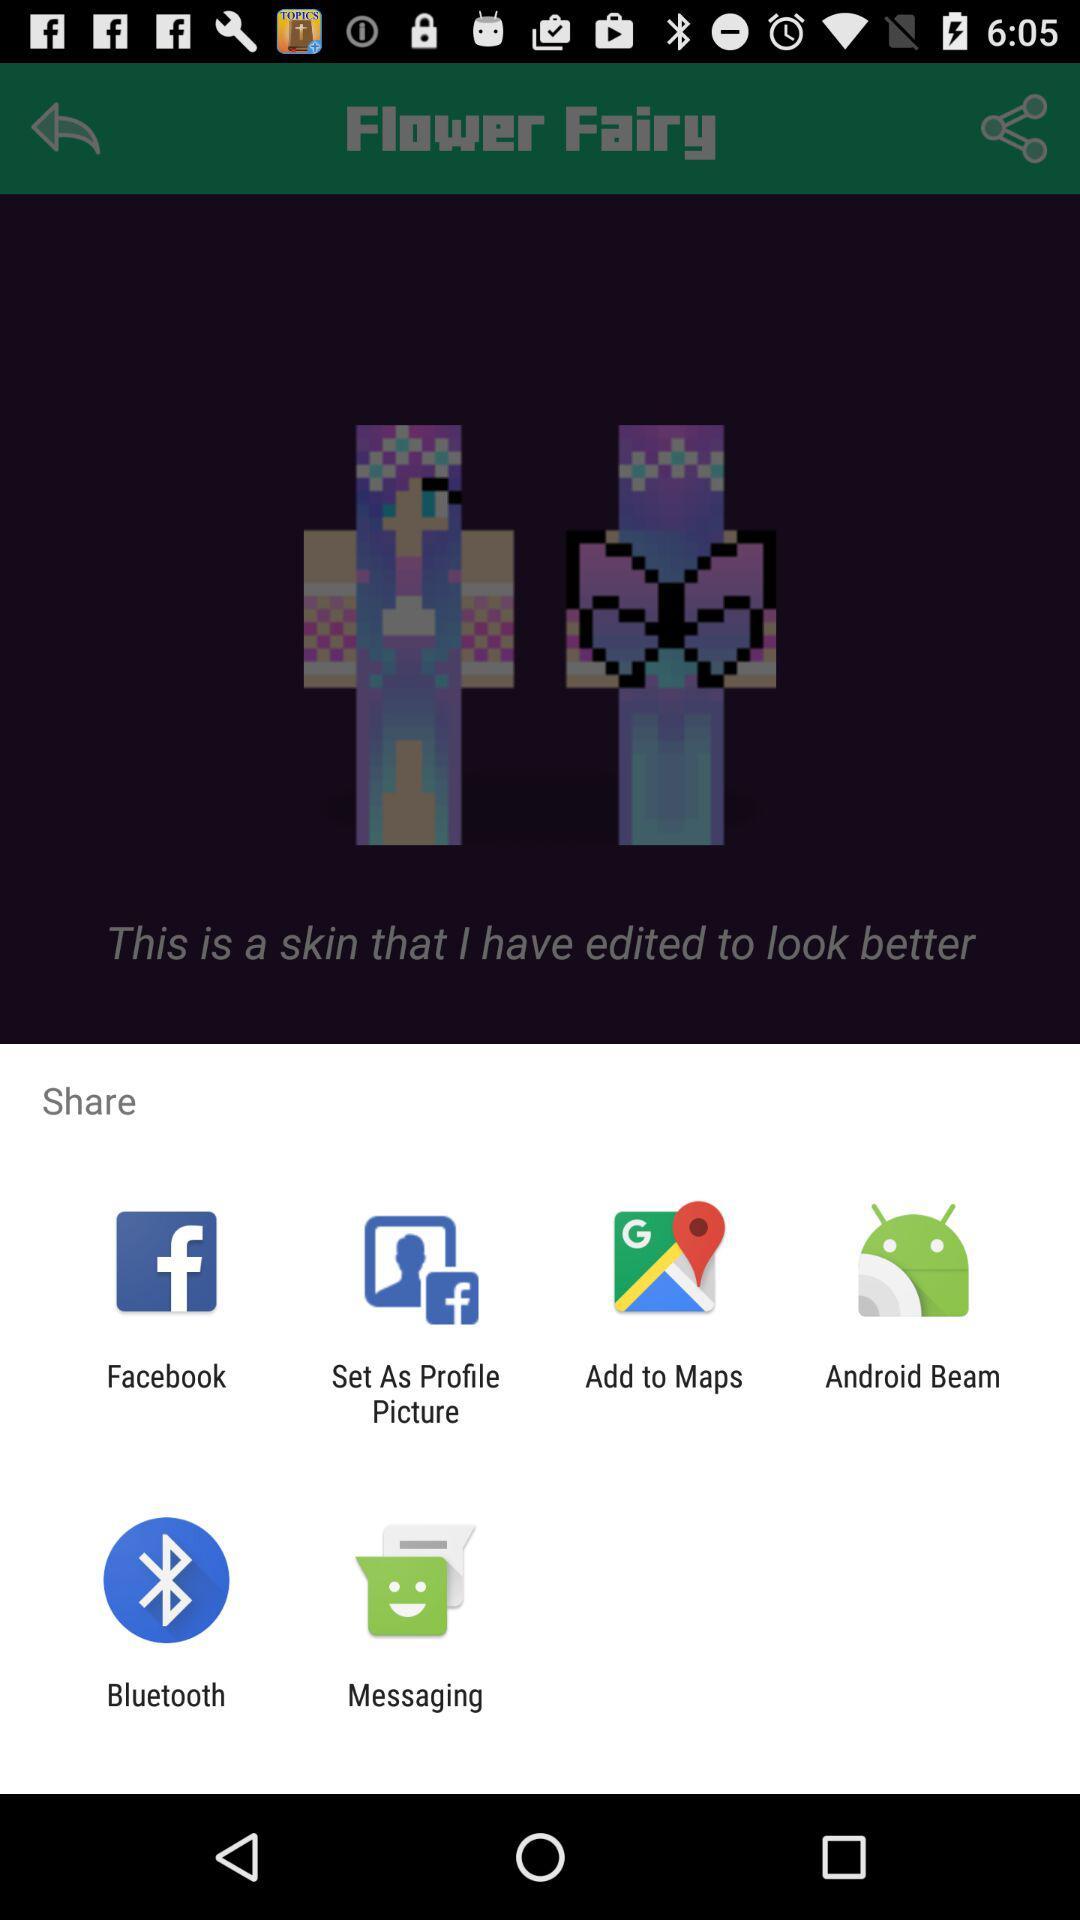 The width and height of the screenshot is (1080, 1920). Describe the element at coordinates (414, 1392) in the screenshot. I see `app next to the add to maps item` at that location.